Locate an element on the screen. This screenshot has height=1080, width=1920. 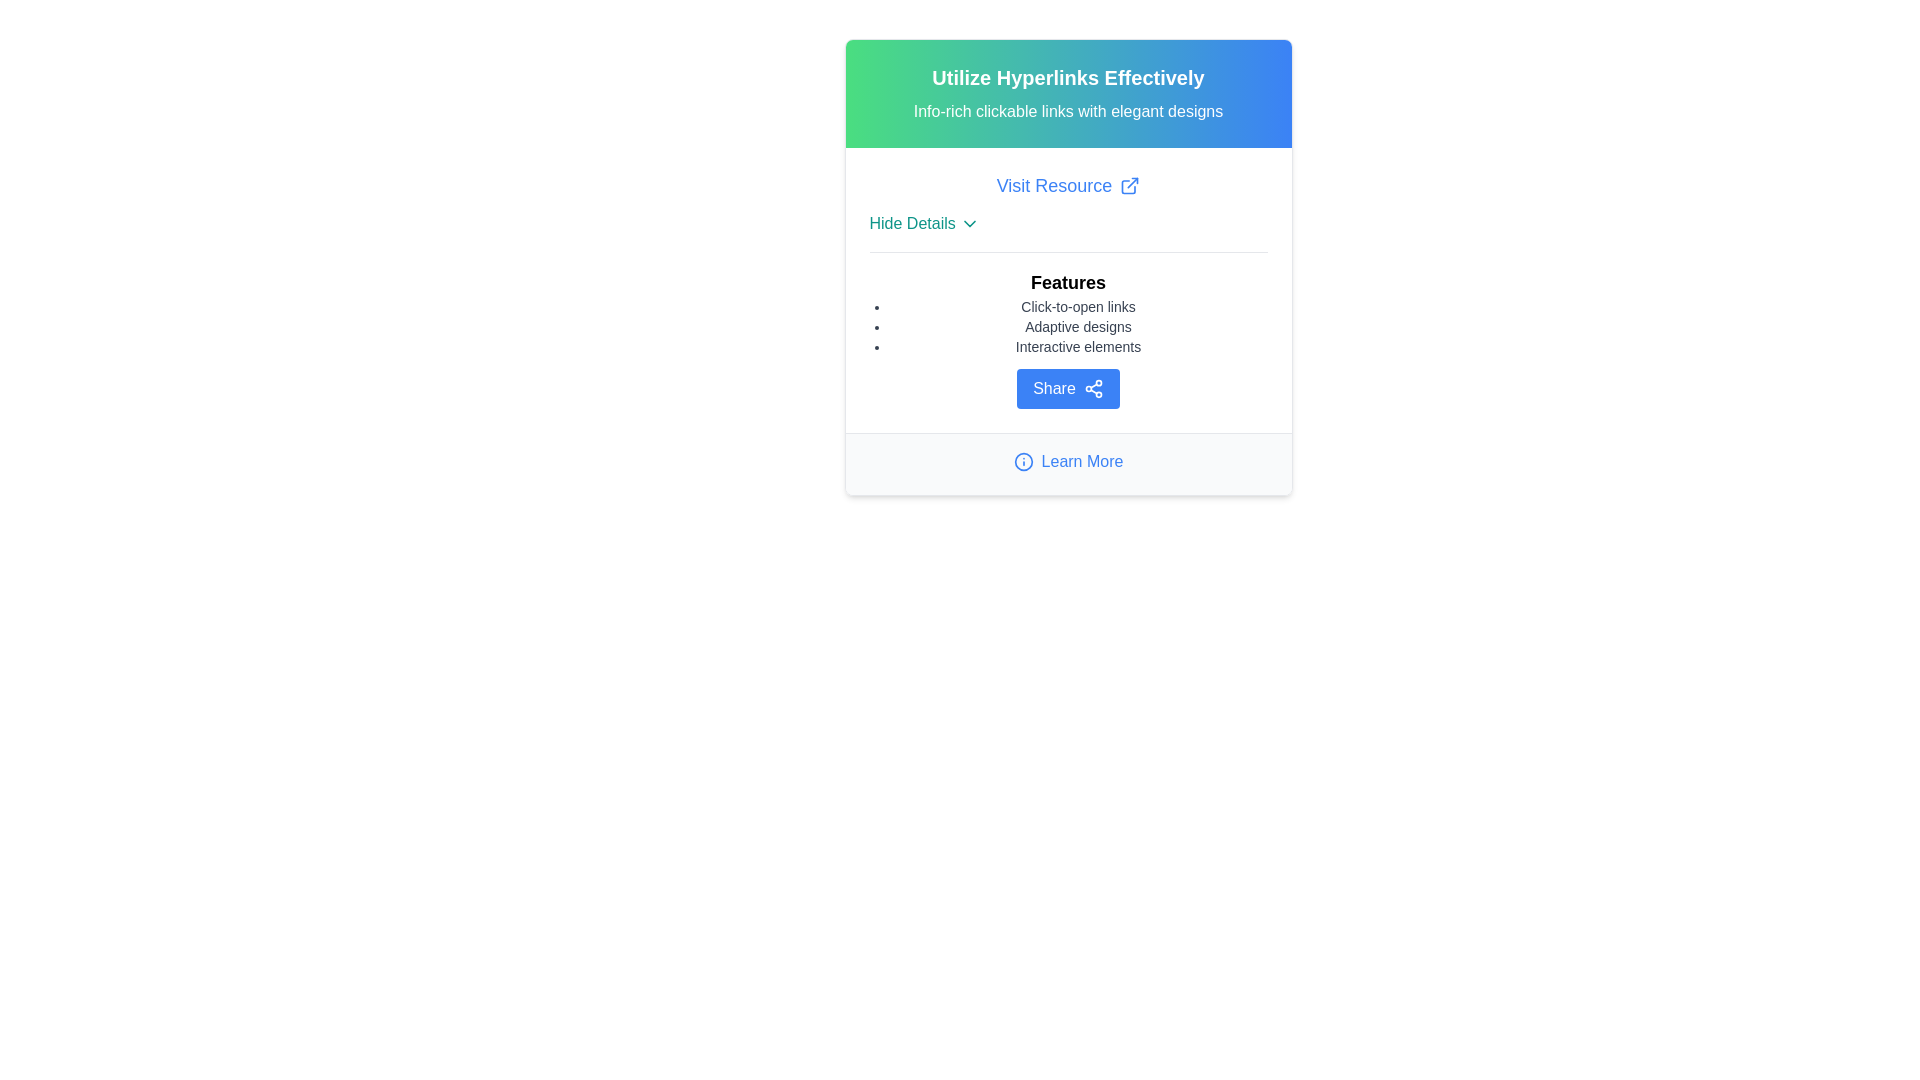
the vertical bullet list containing the items 'Click-to-open links', 'Adaptive designs', and 'Interactive elements', which is styled with gray text and located below the 'Features' heading is located at coordinates (1077, 326).